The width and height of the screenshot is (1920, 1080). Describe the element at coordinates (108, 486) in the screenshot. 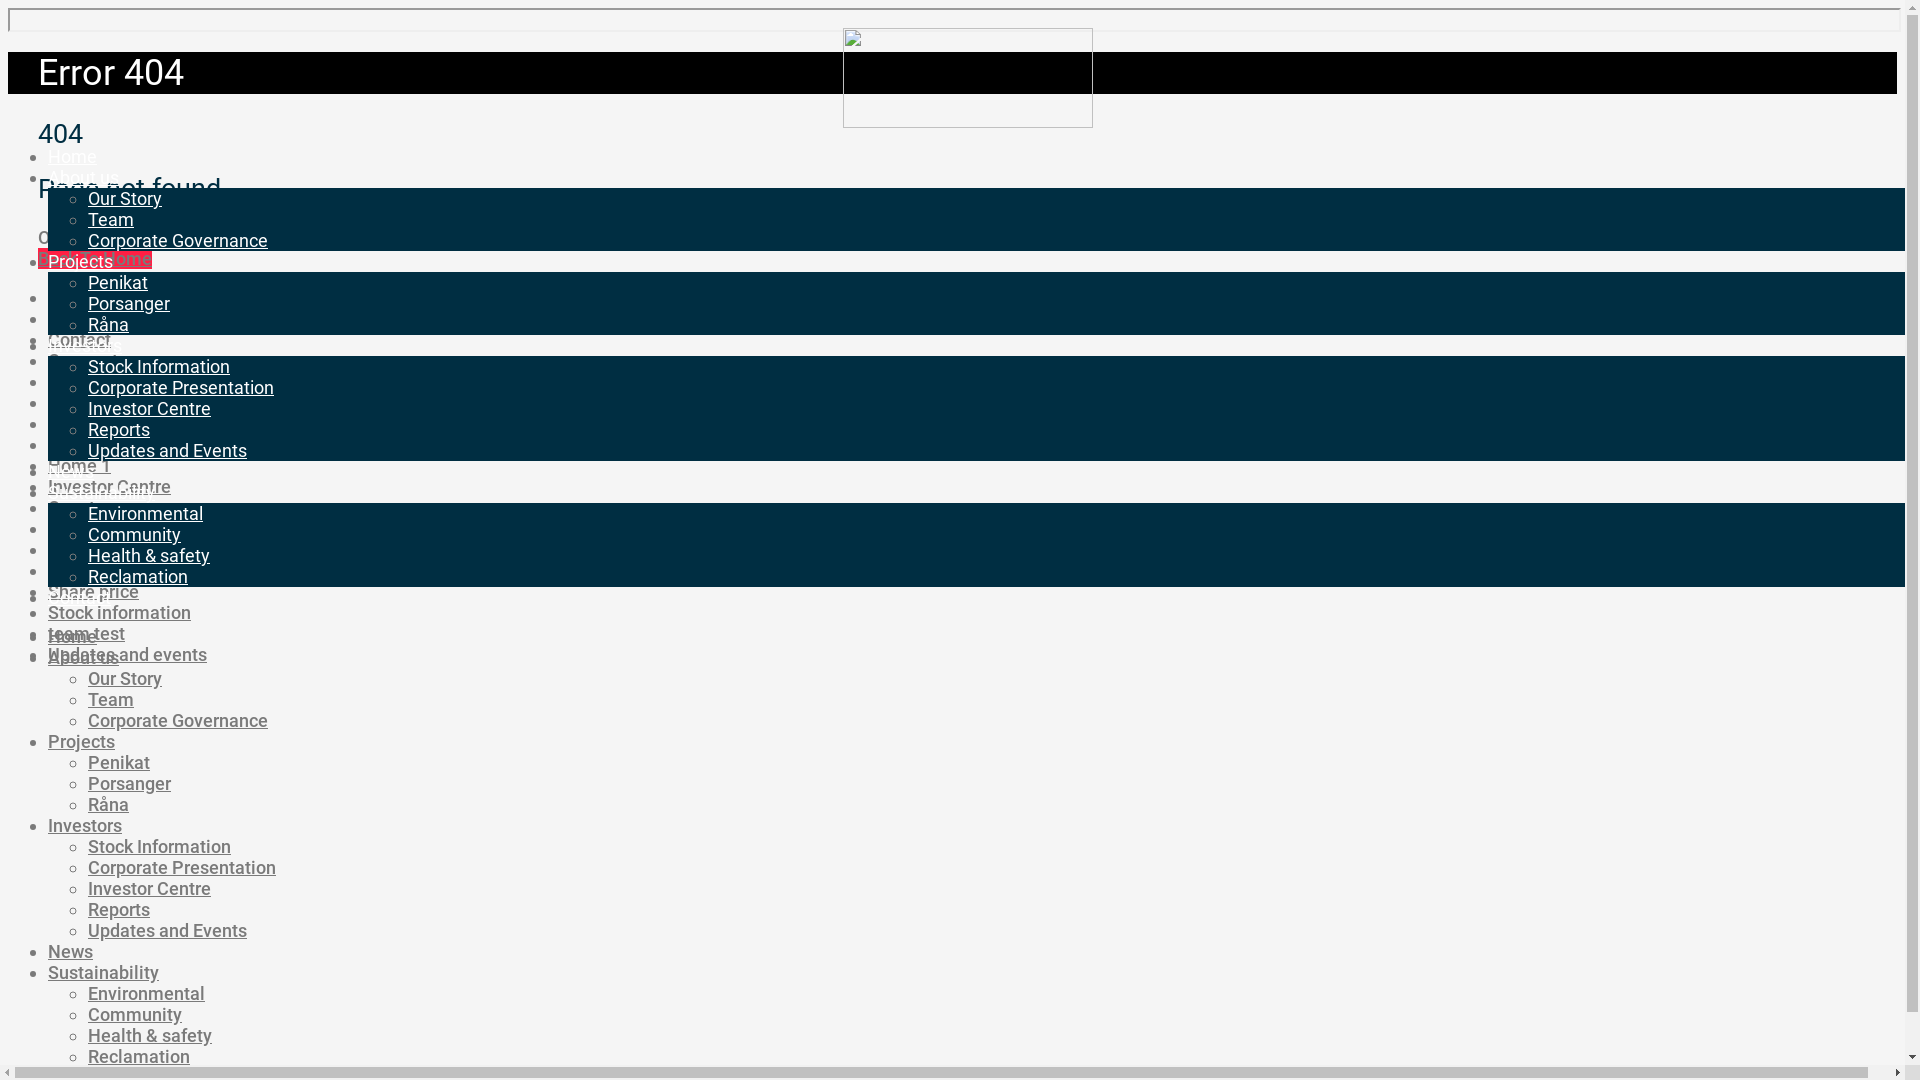

I see `'Investor Centre'` at that location.